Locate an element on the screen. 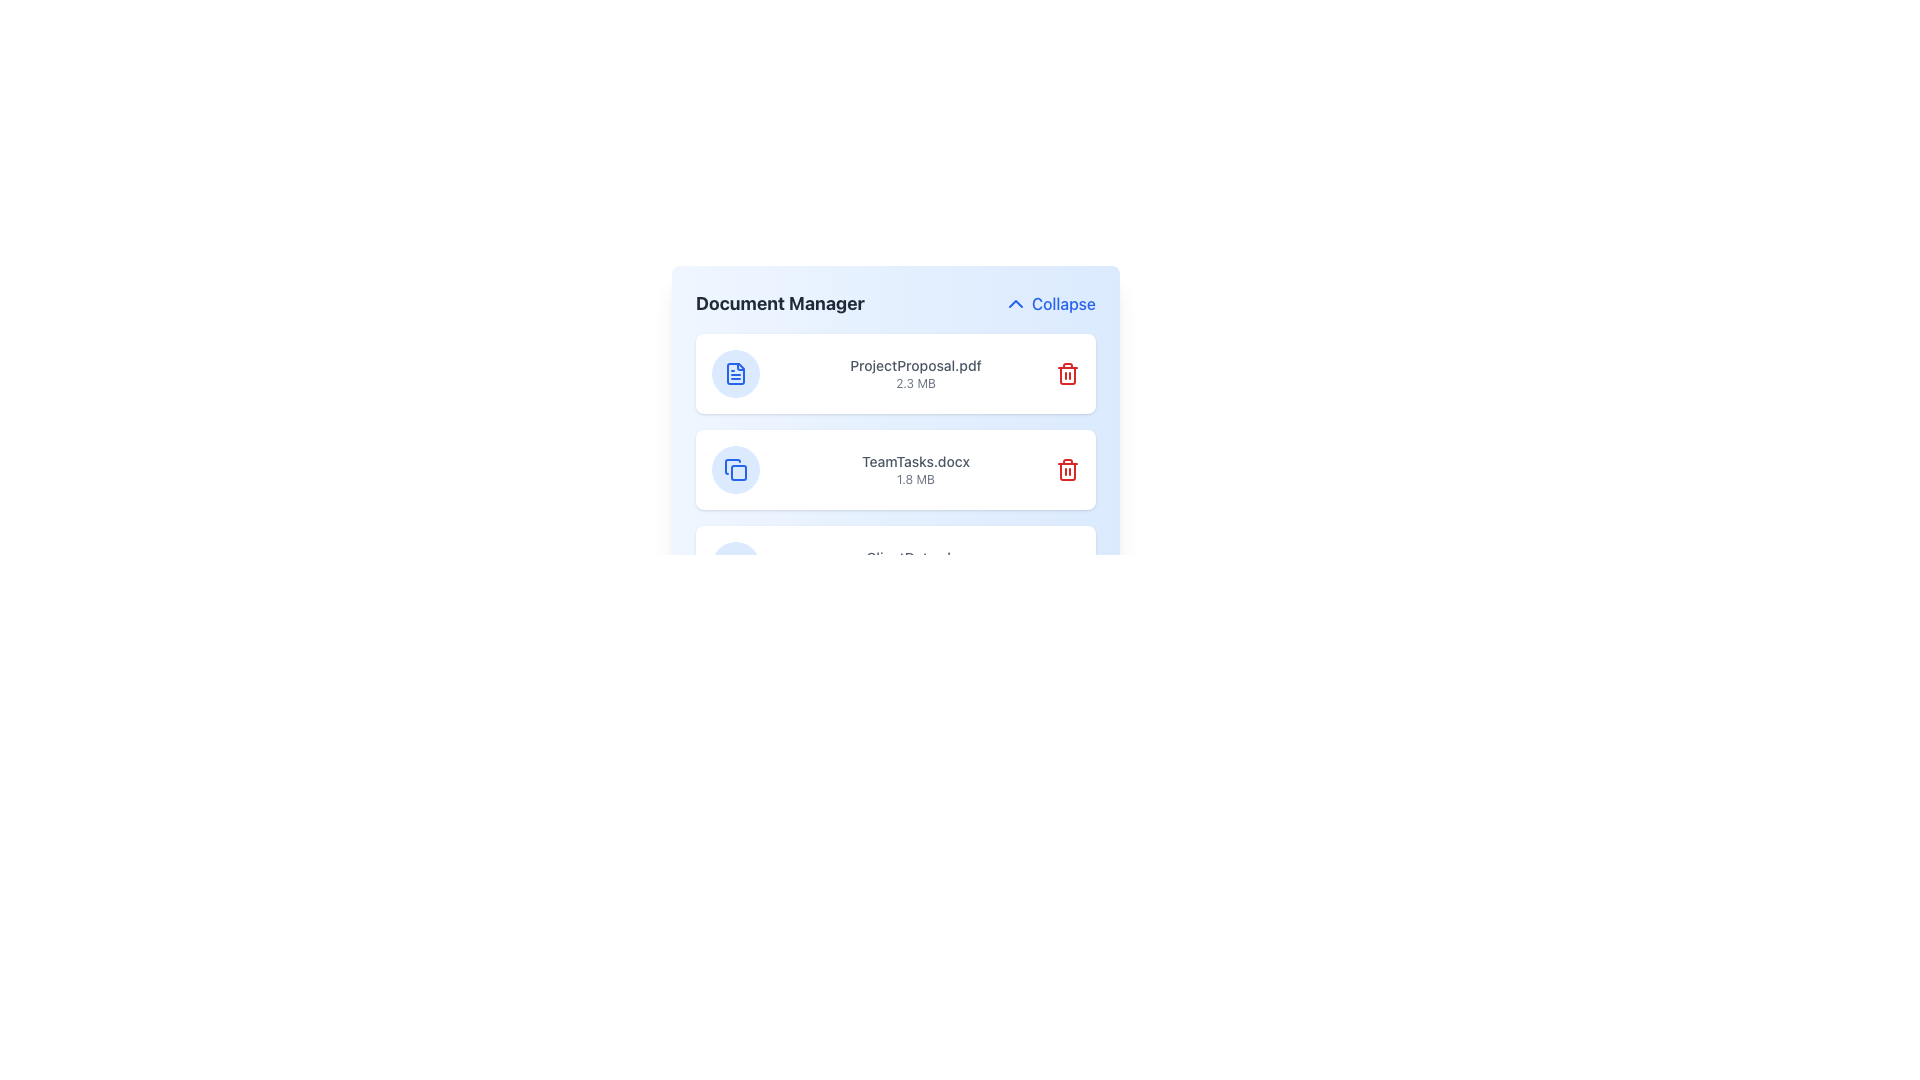  the red trash bin icon associated with 'TeamTasks.docx' to potentially display additional information is located at coordinates (1067, 470).